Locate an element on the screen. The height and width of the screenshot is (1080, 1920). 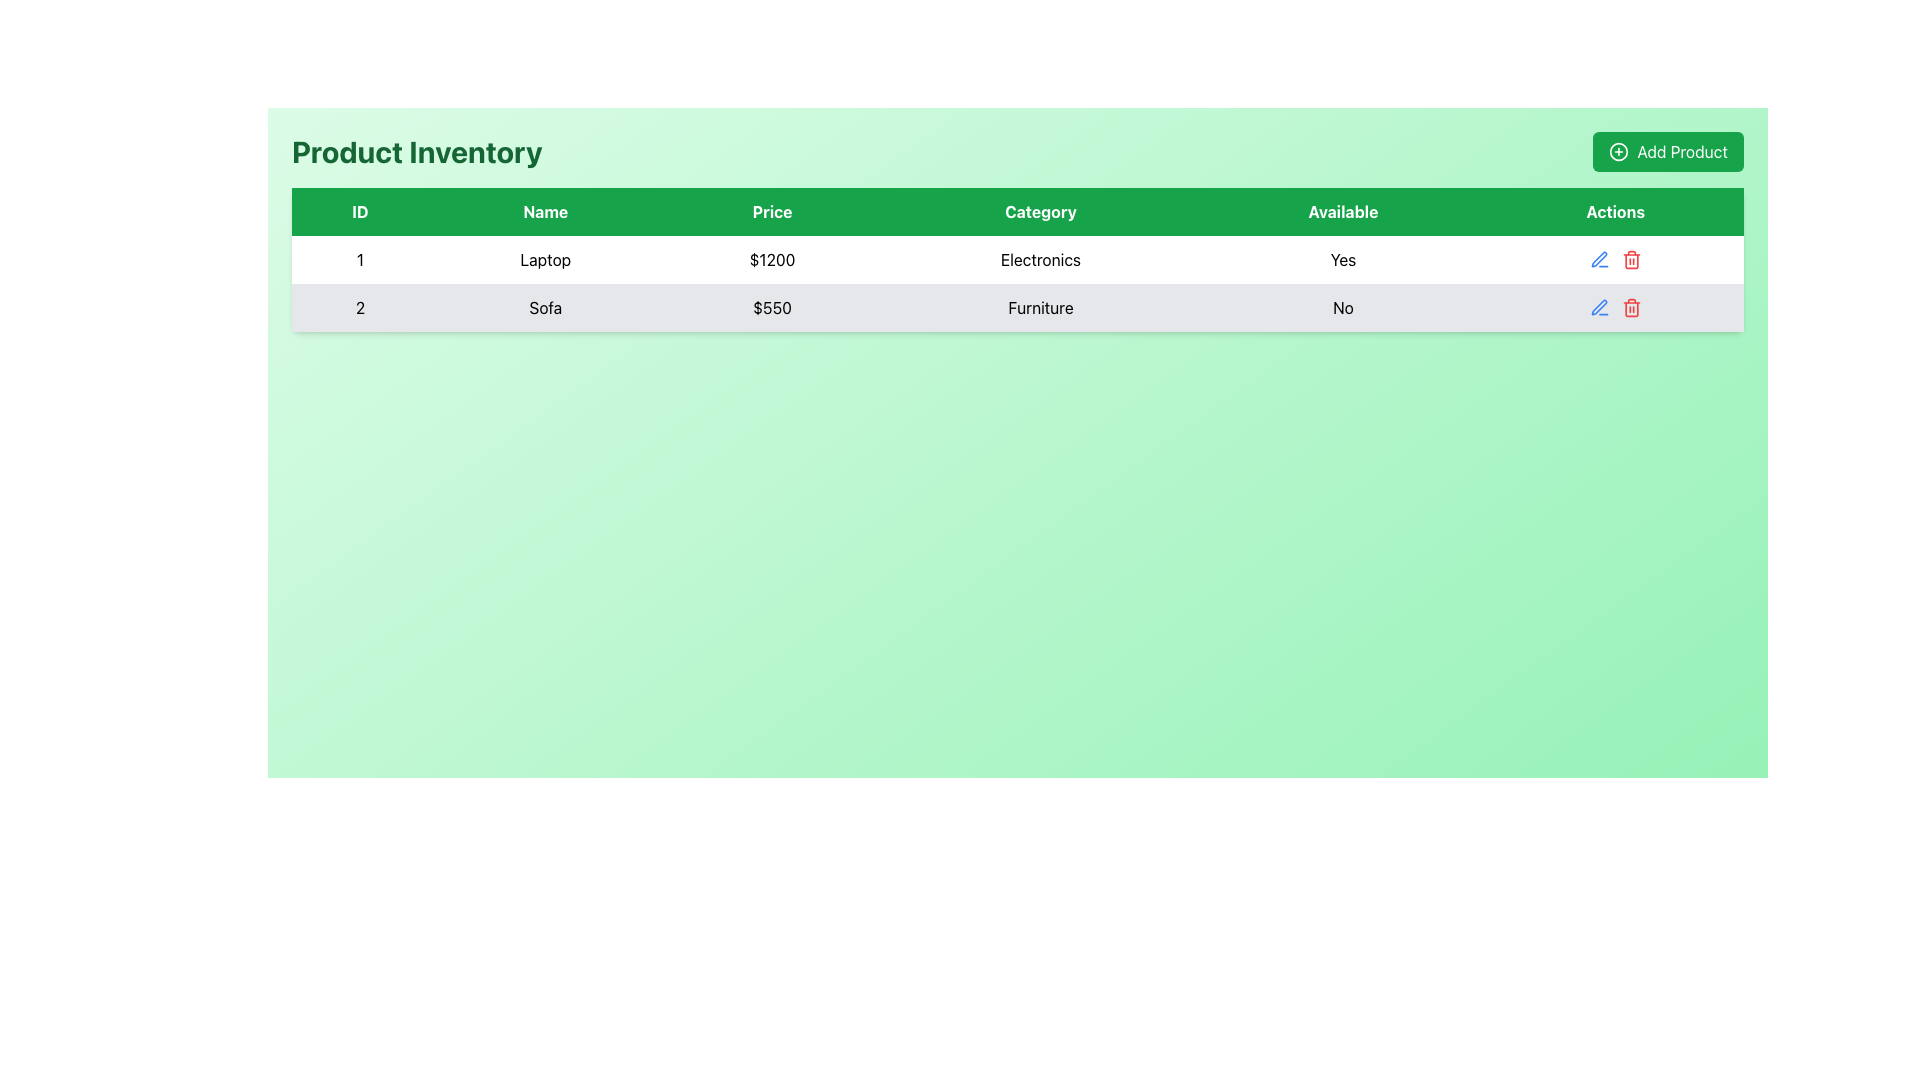
the 'No' availability status text label located in the second row of the table under the 'Available' column is located at coordinates (1343, 308).